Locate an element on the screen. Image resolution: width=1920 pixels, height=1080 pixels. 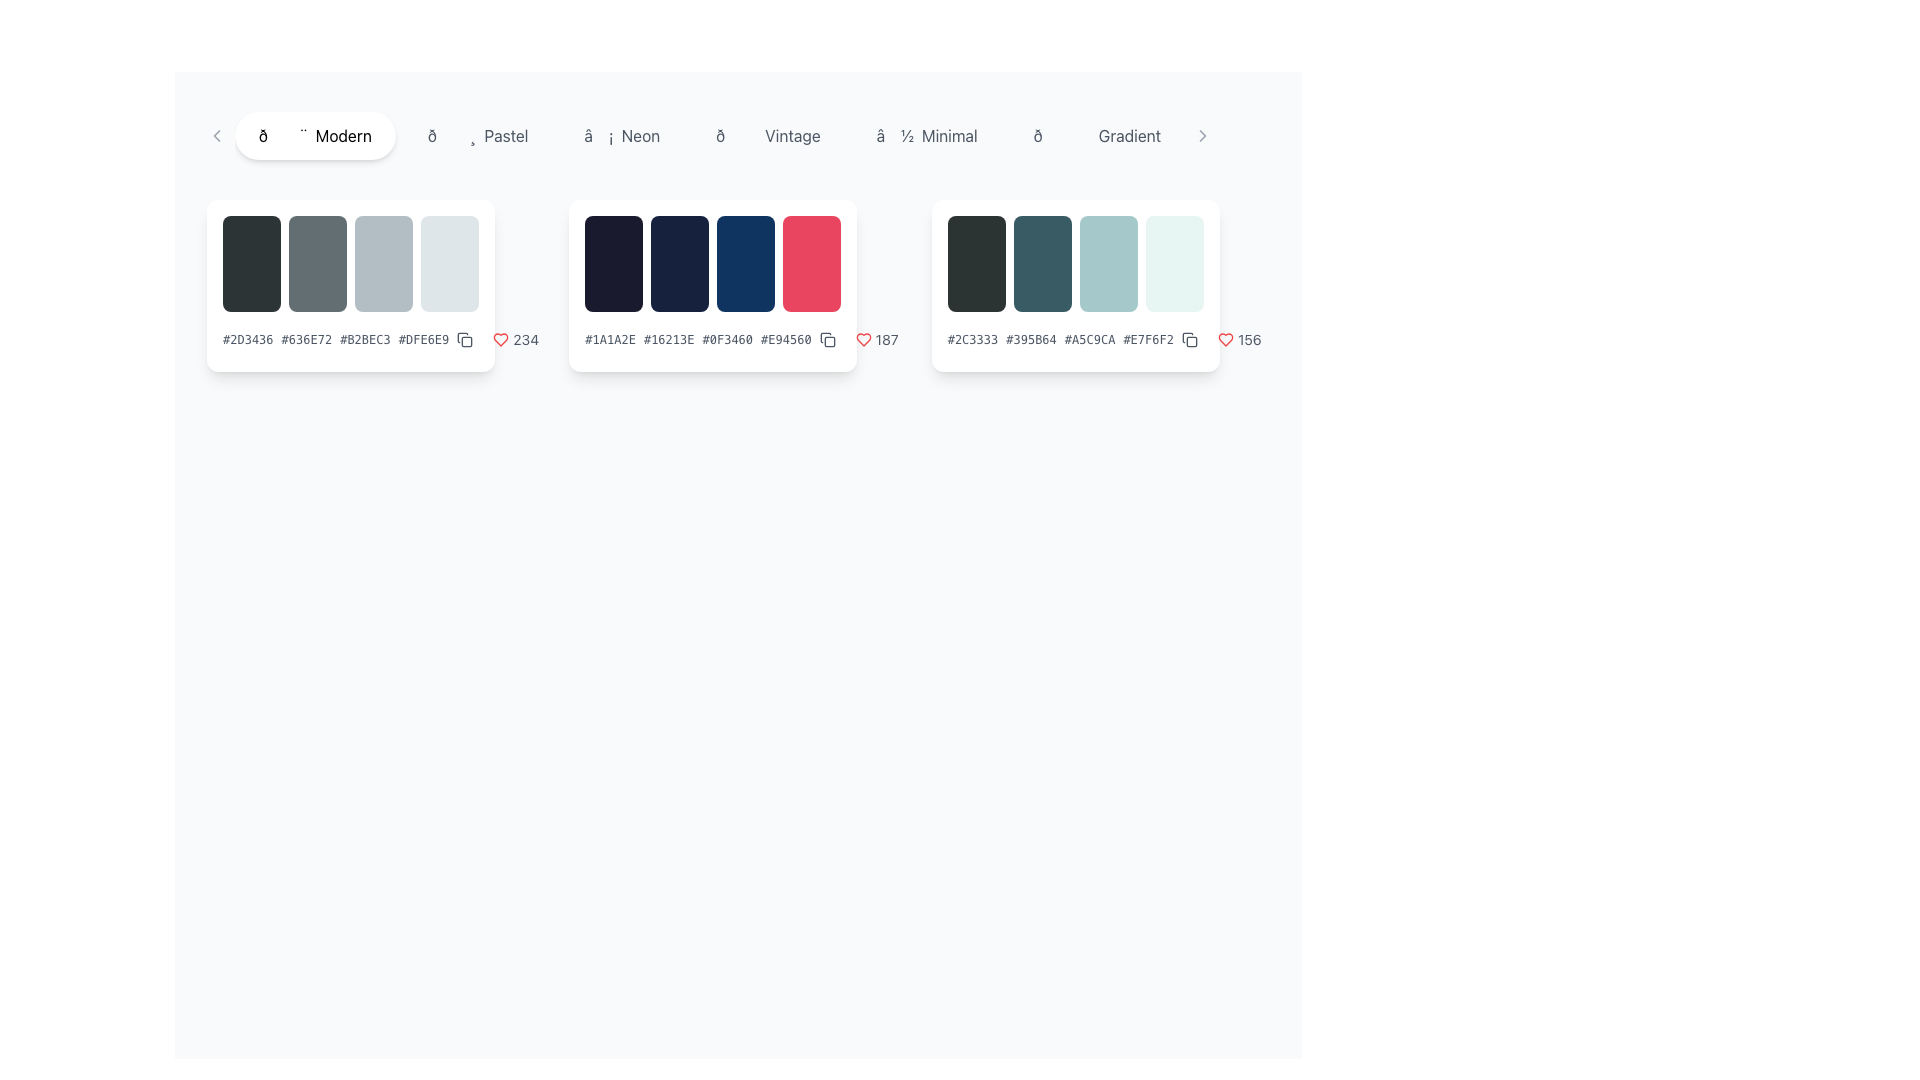
the rightmost rectangular area with rounded corners and a light gray color, which is the fourth item in a horizontally arranged group of four components on the left side of a white card is located at coordinates (449, 262).